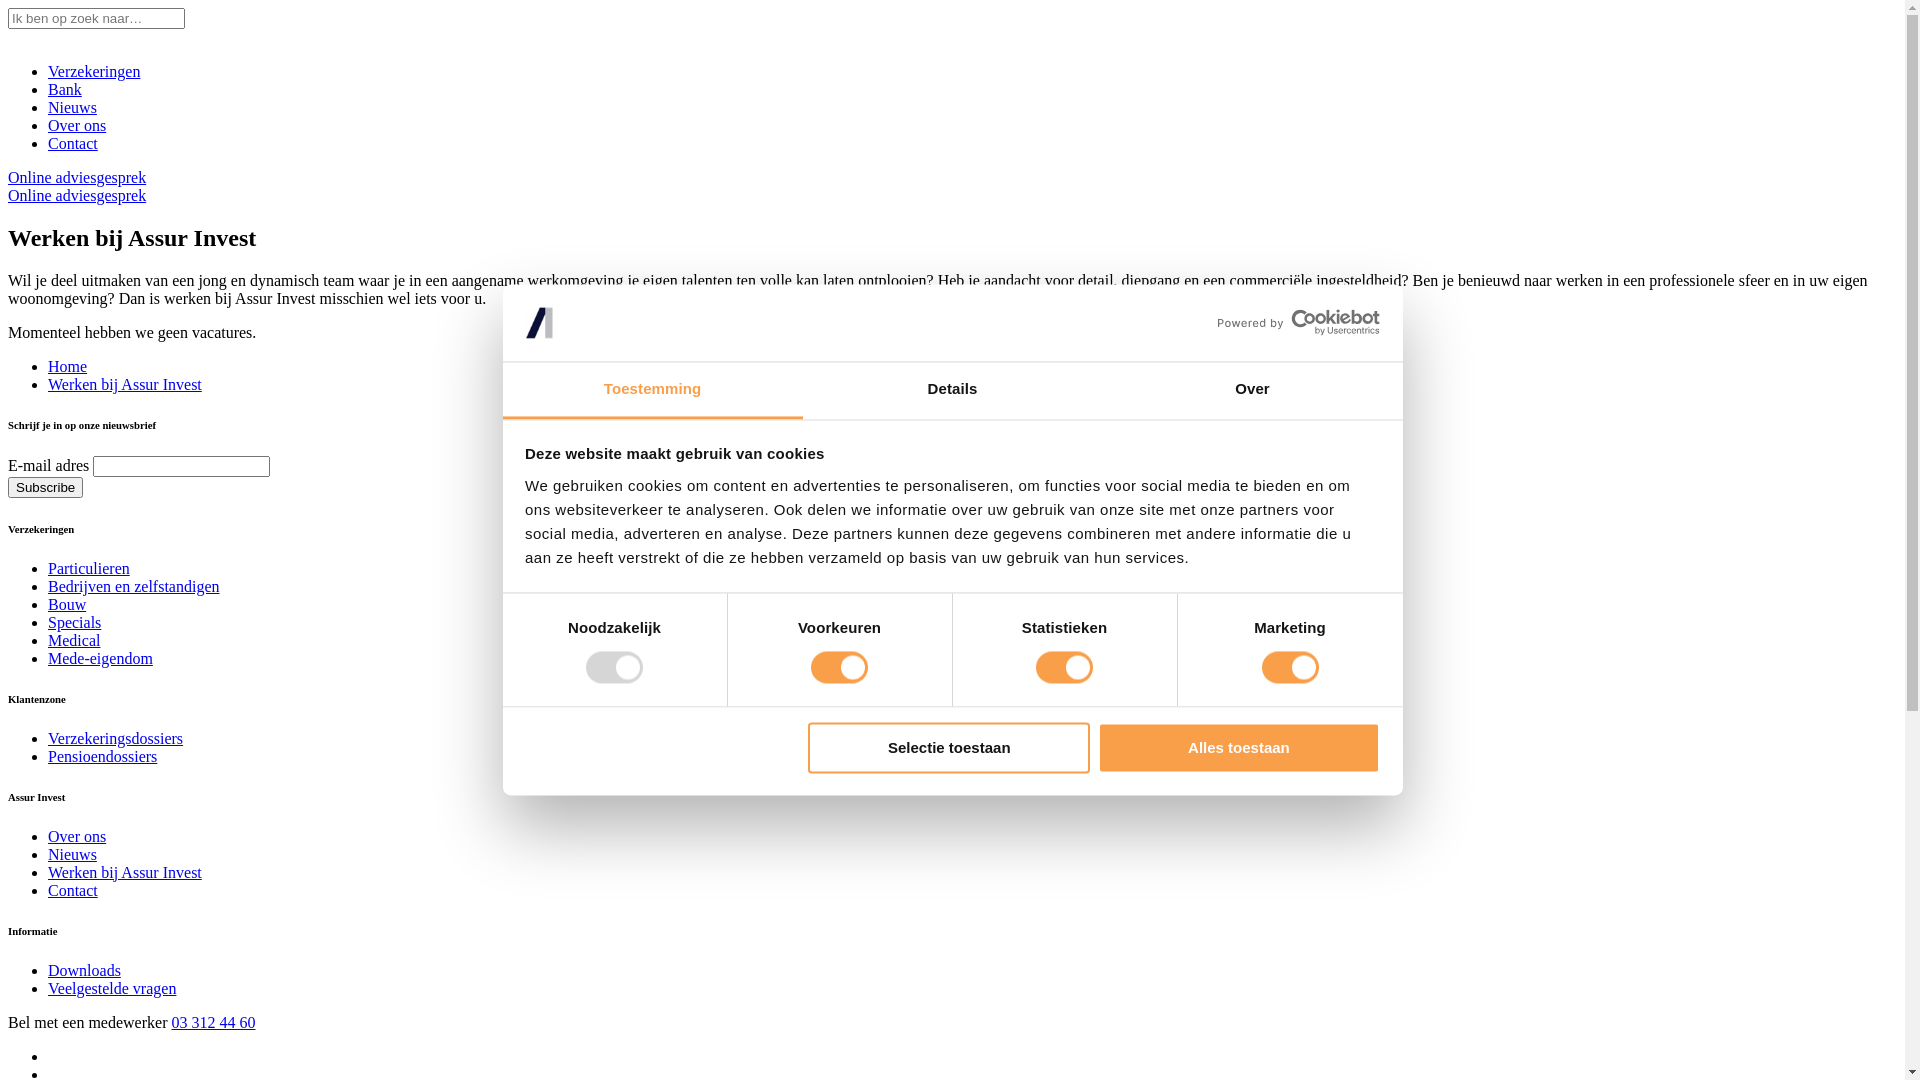 The width and height of the screenshot is (1920, 1080). I want to click on 'Details', so click(950, 390).